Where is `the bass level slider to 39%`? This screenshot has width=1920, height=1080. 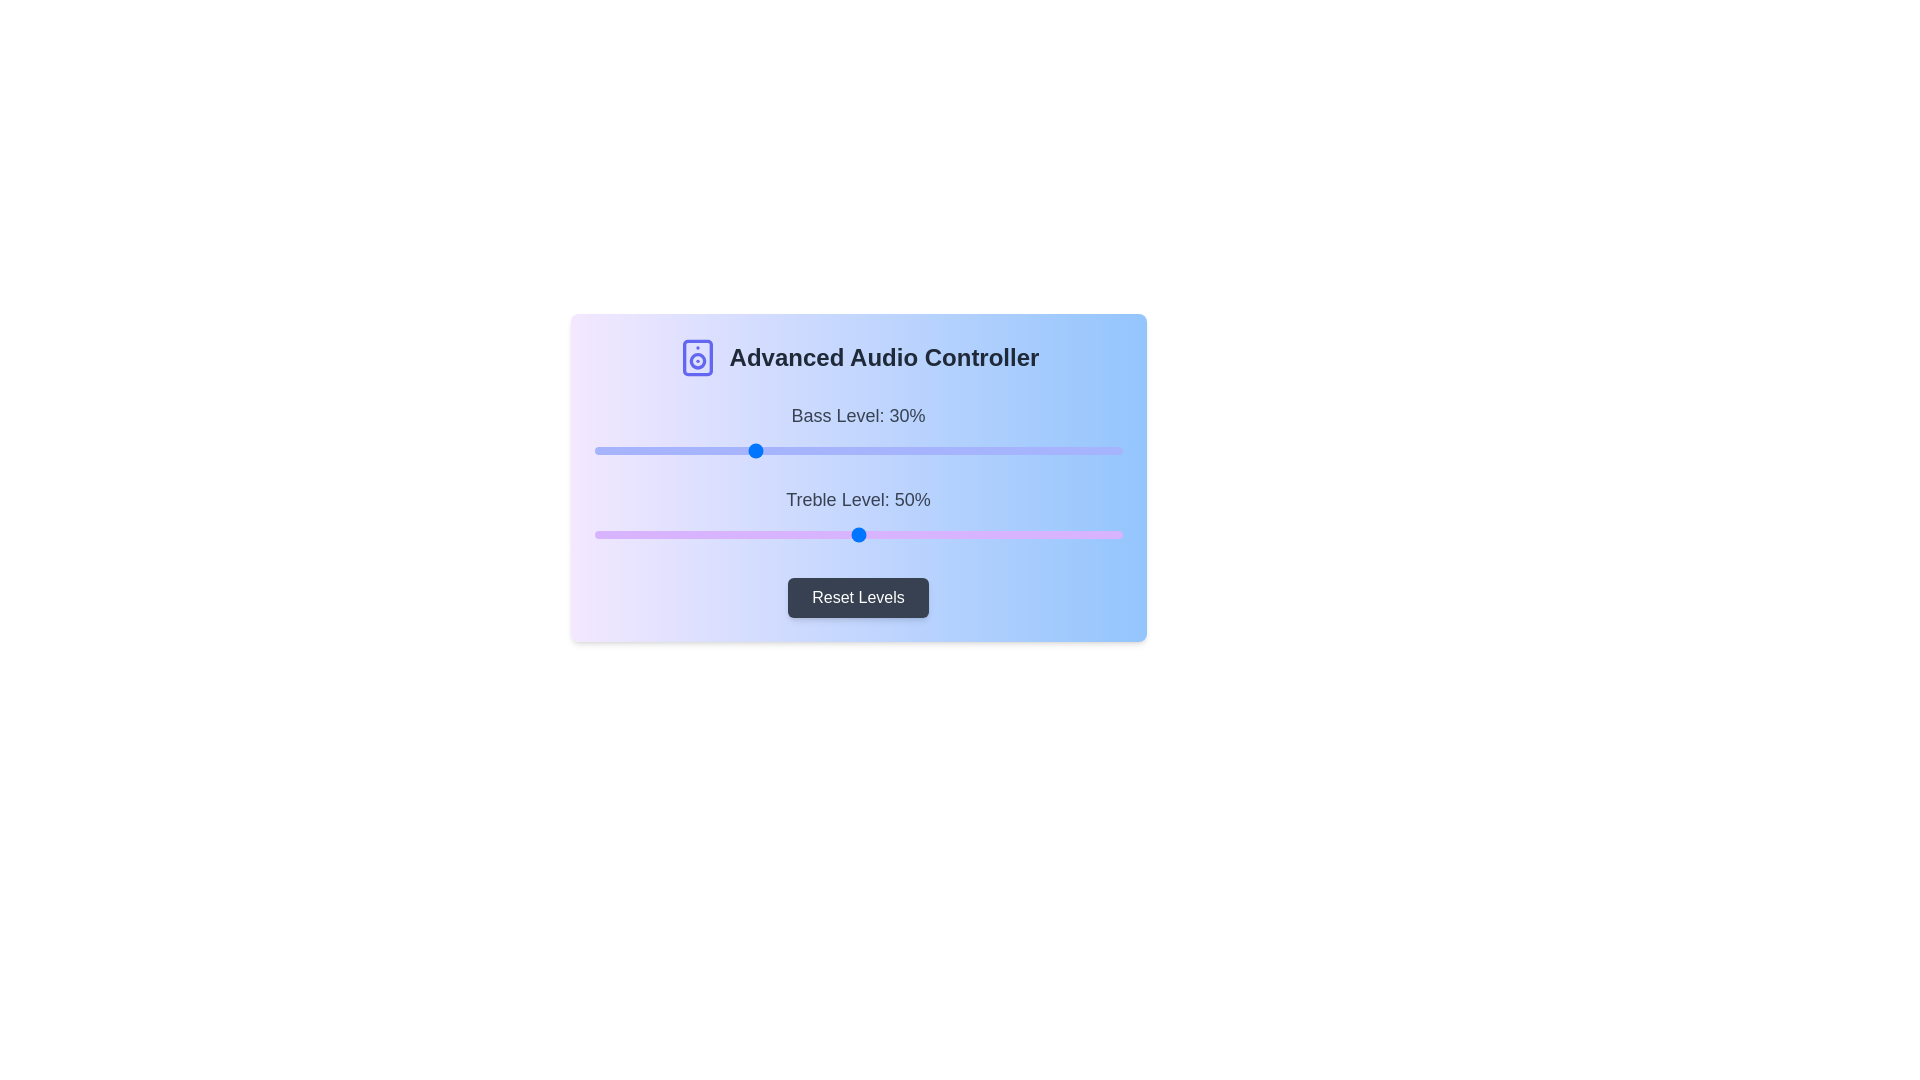
the bass level slider to 39% is located at coordinates (800, 451).